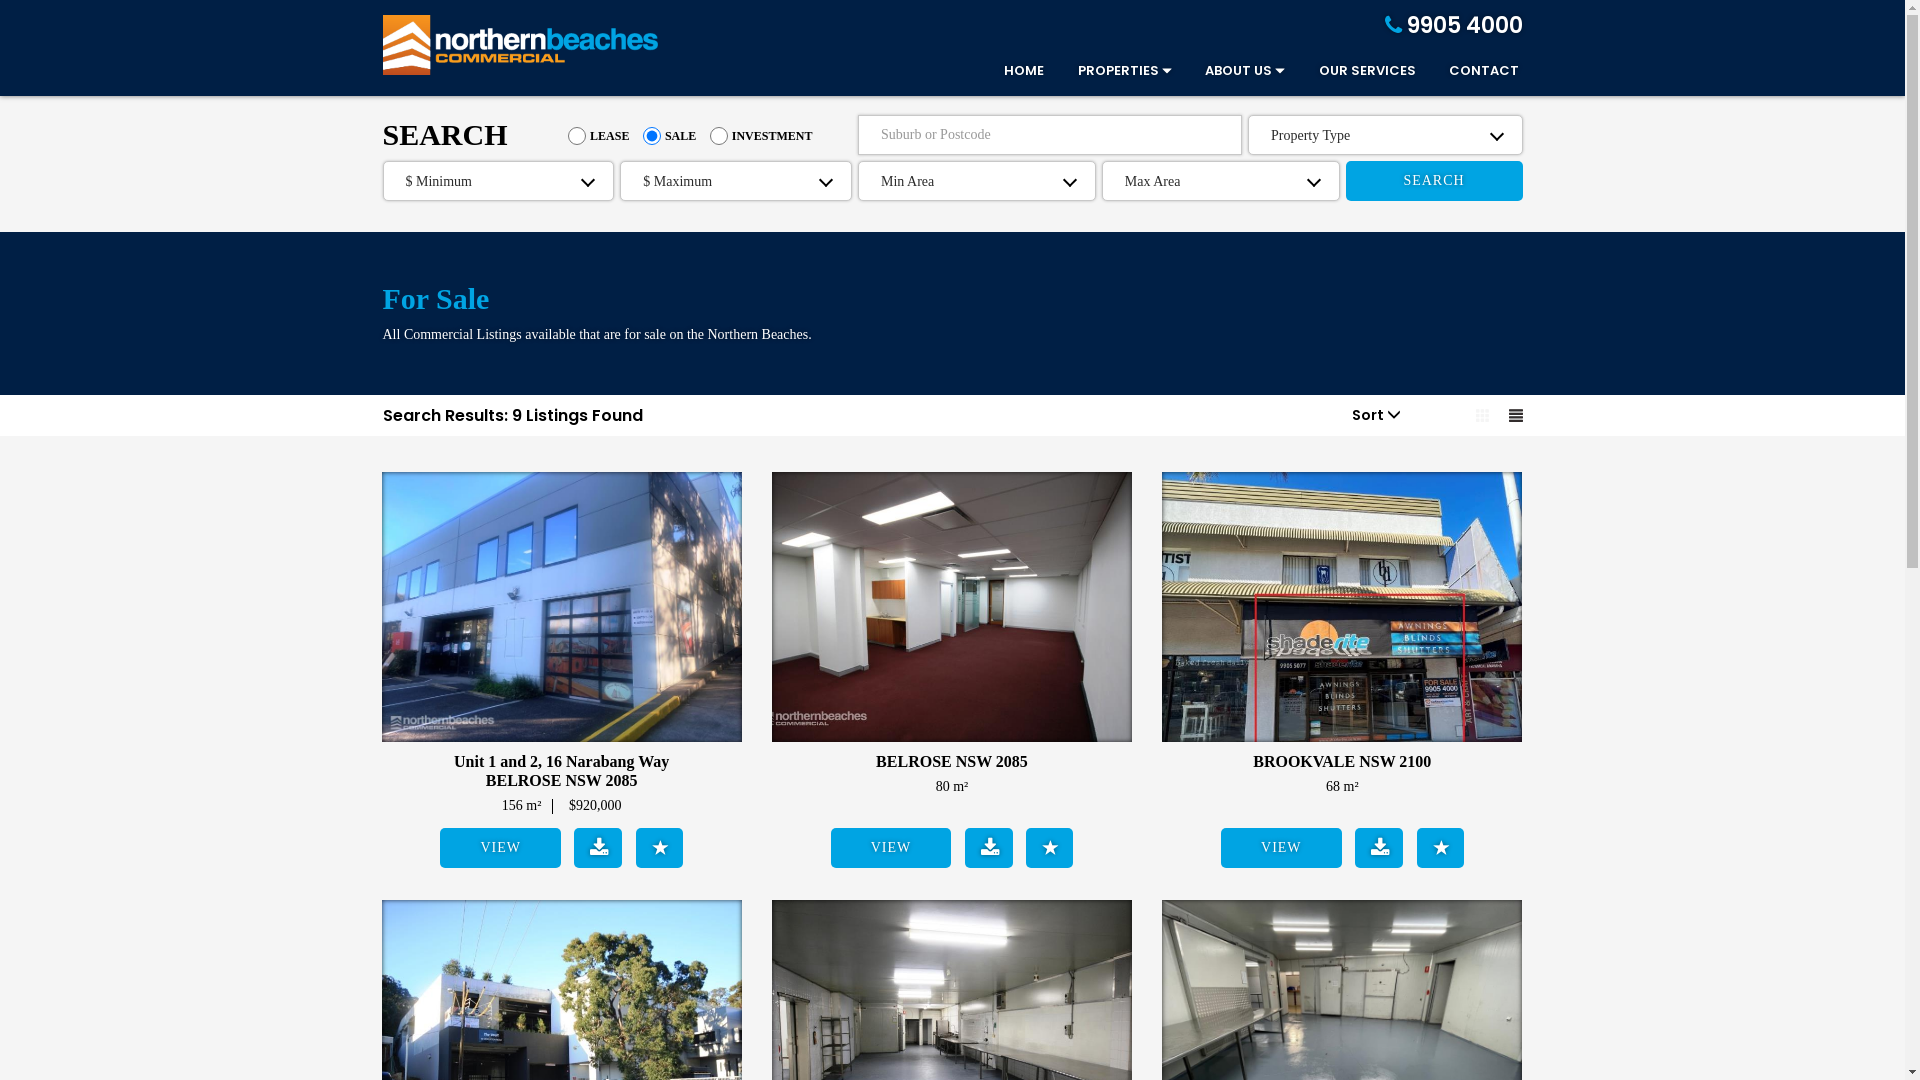 The height and width of the screenshot is (1080, 1920). Describe the element at coordinates (500, 848) in the screenshot. I see `'VIEW'` at that location.